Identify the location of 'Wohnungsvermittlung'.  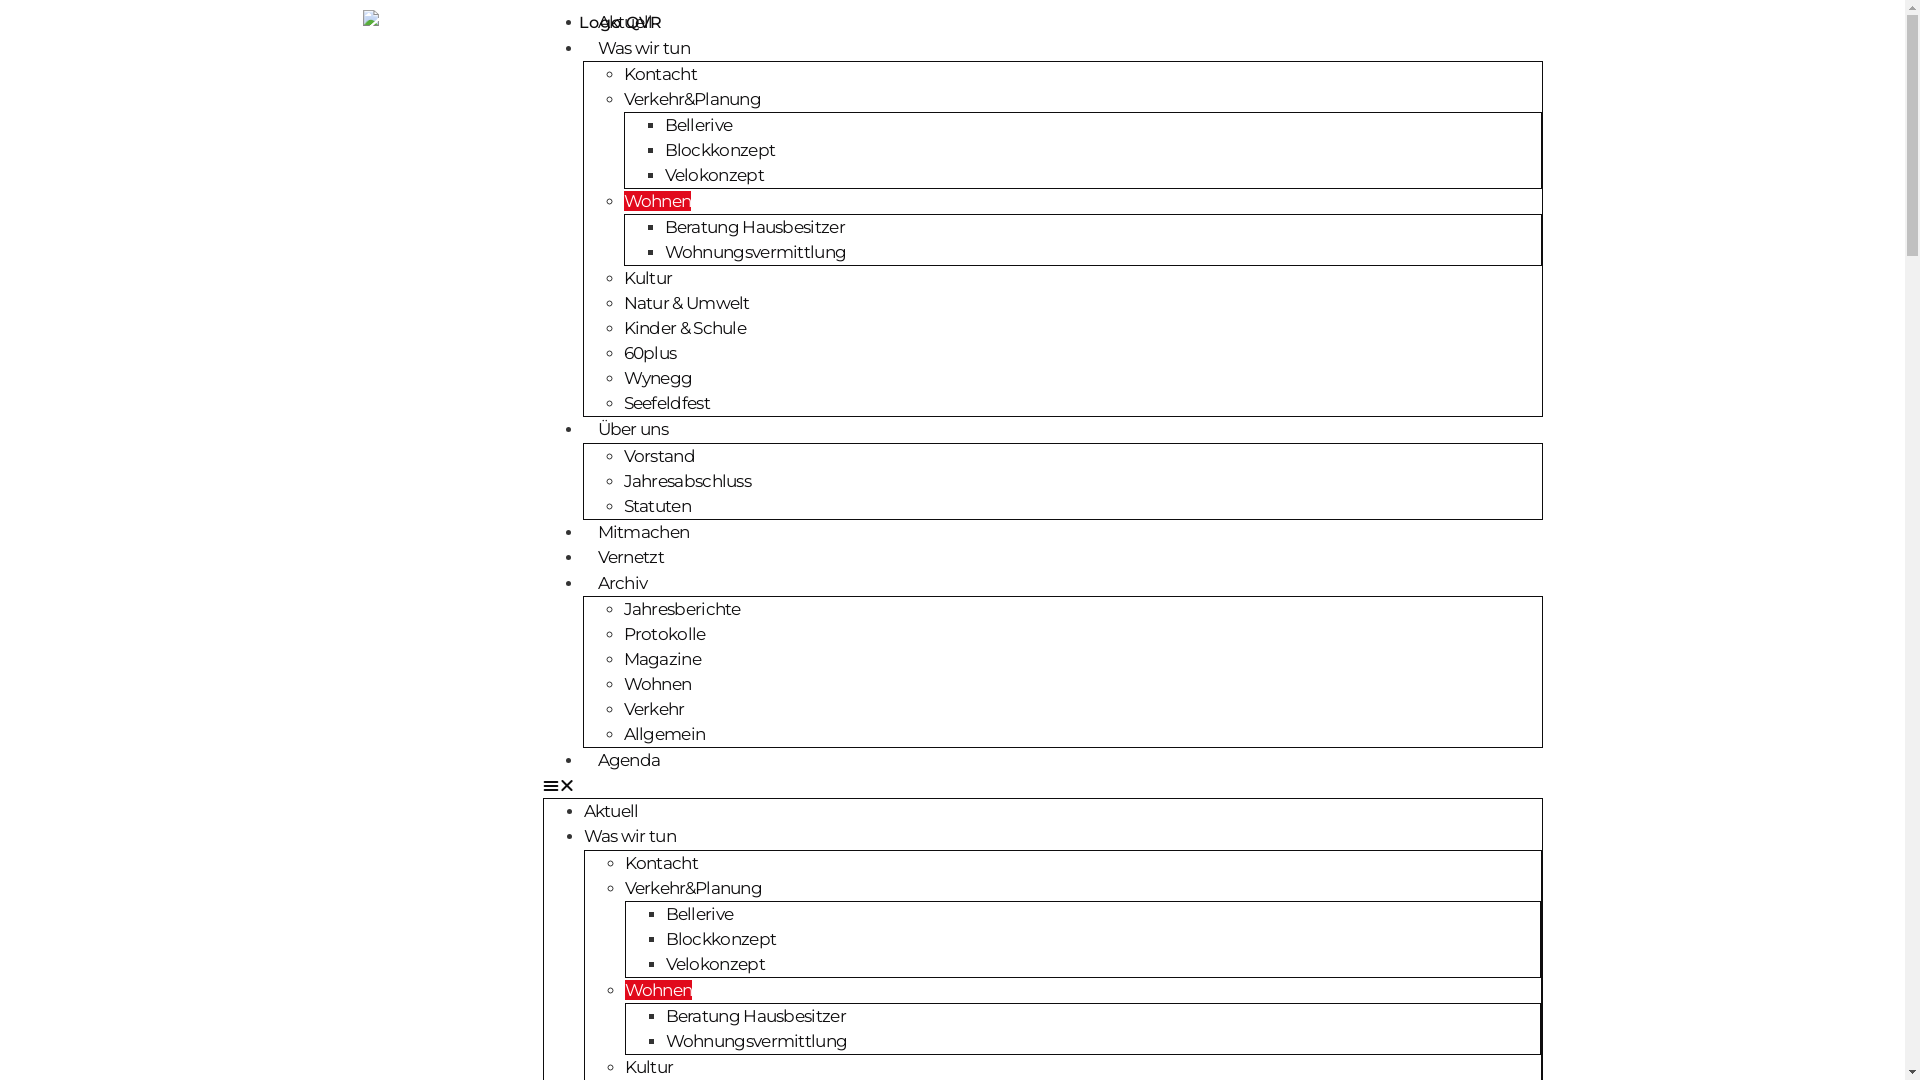
(753, 250).